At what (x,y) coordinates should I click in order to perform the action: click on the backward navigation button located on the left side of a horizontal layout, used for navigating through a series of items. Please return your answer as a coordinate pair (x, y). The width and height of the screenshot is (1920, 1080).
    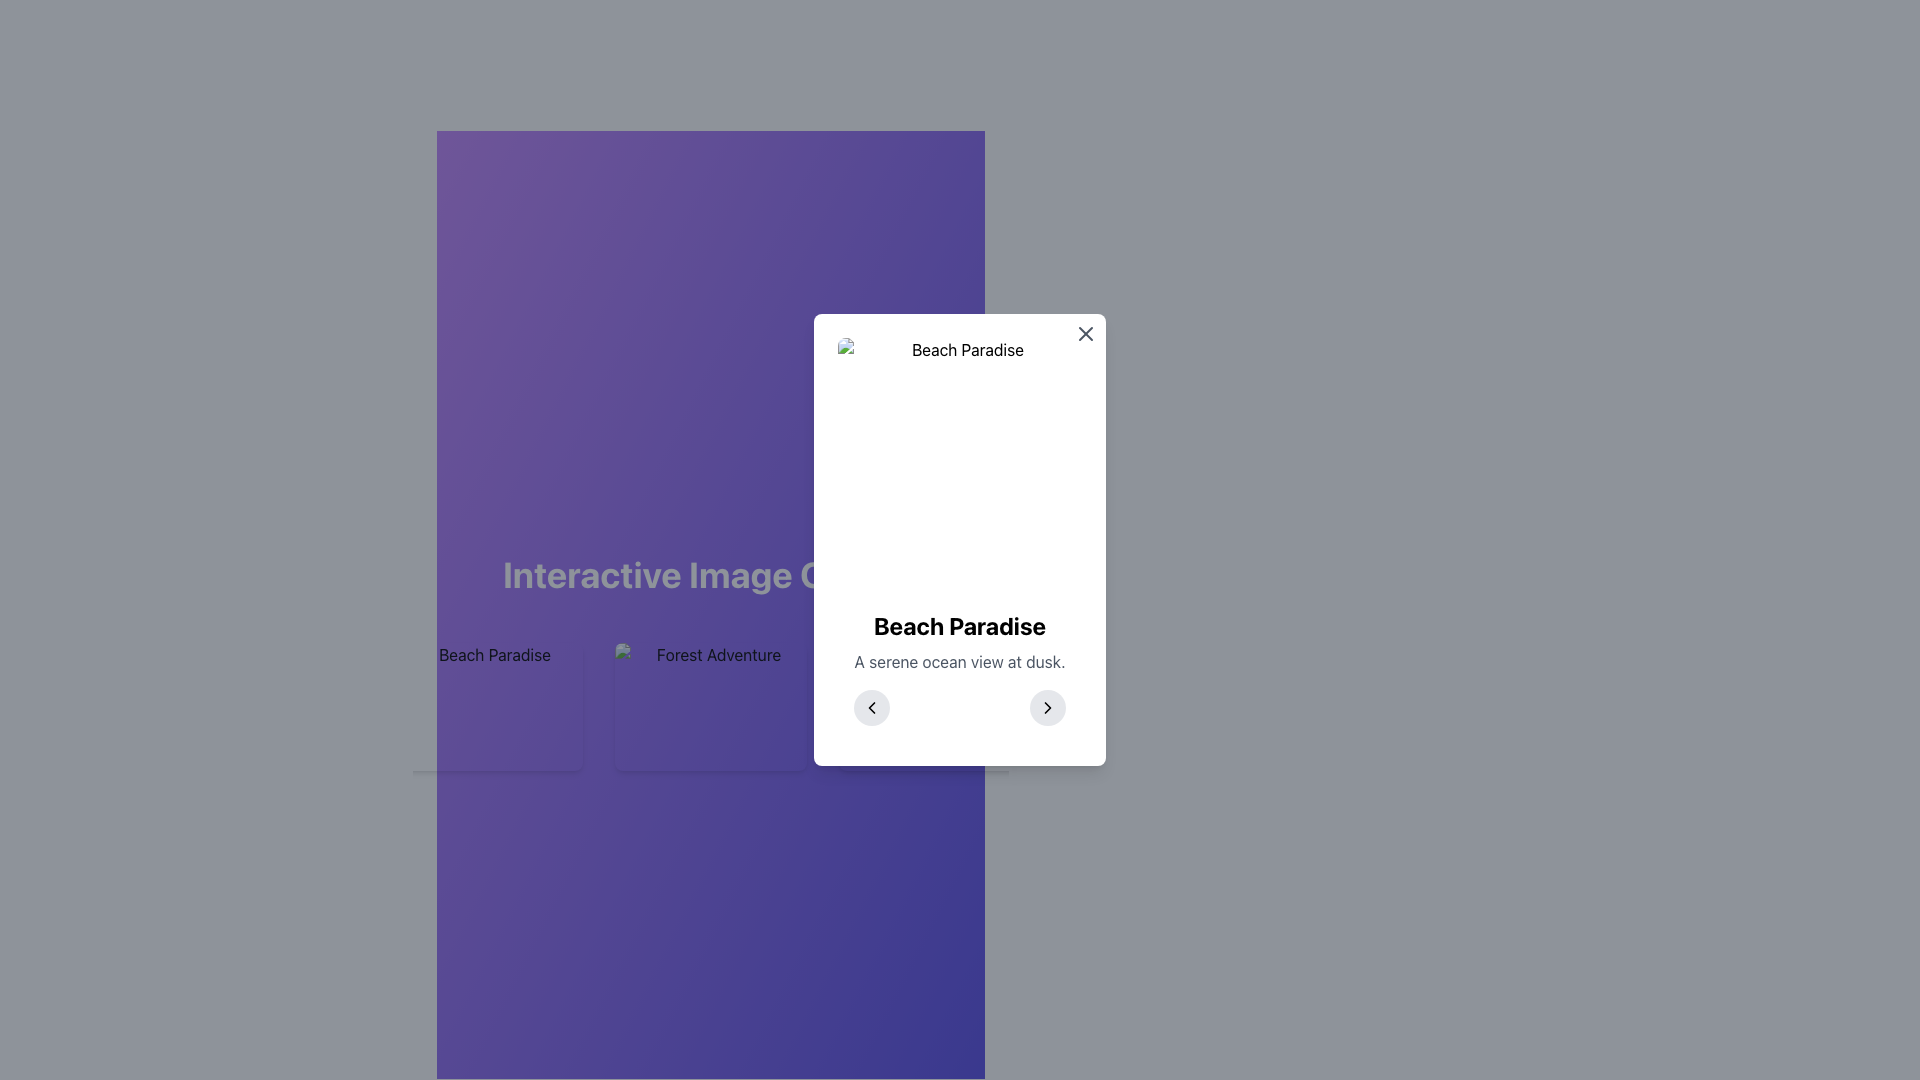
    Looking at the image, I should click on (872, 707).